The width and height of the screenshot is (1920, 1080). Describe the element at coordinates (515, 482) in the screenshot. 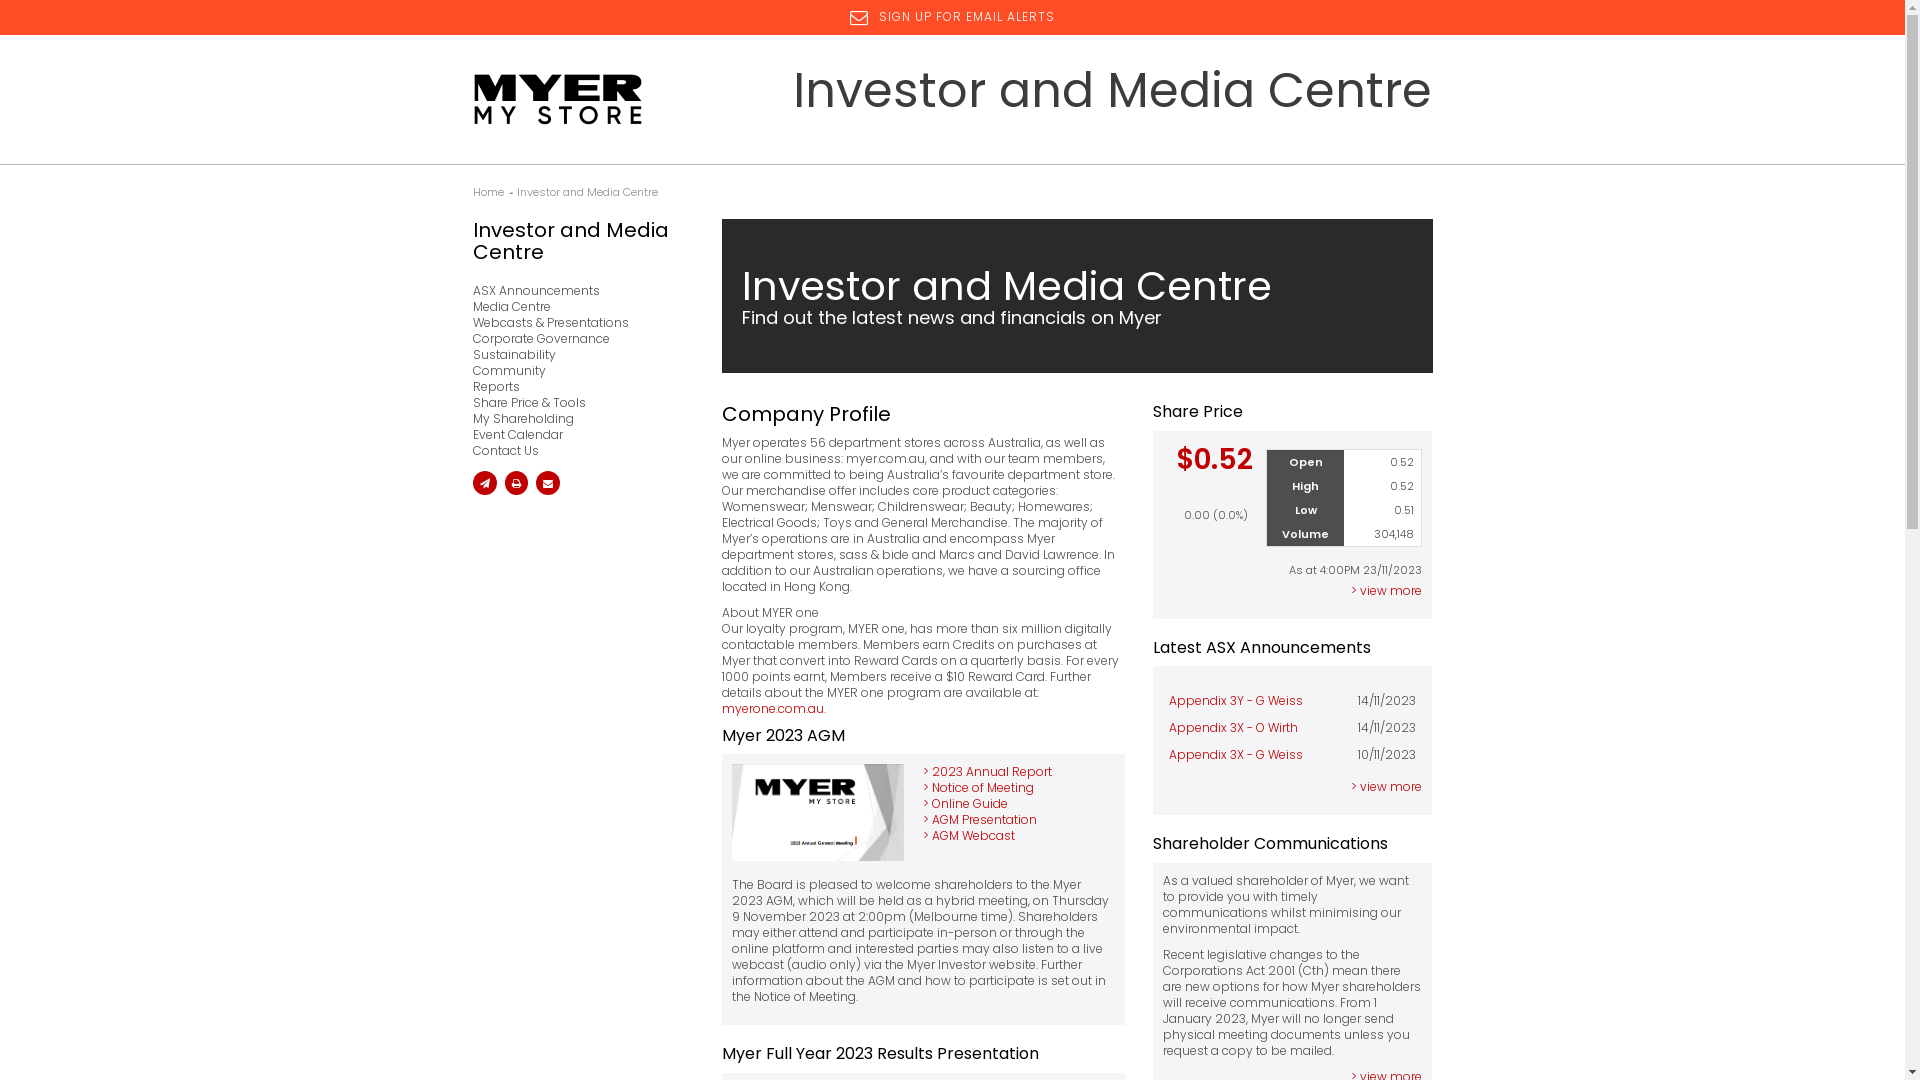

I see `'Print this page'` at that location.